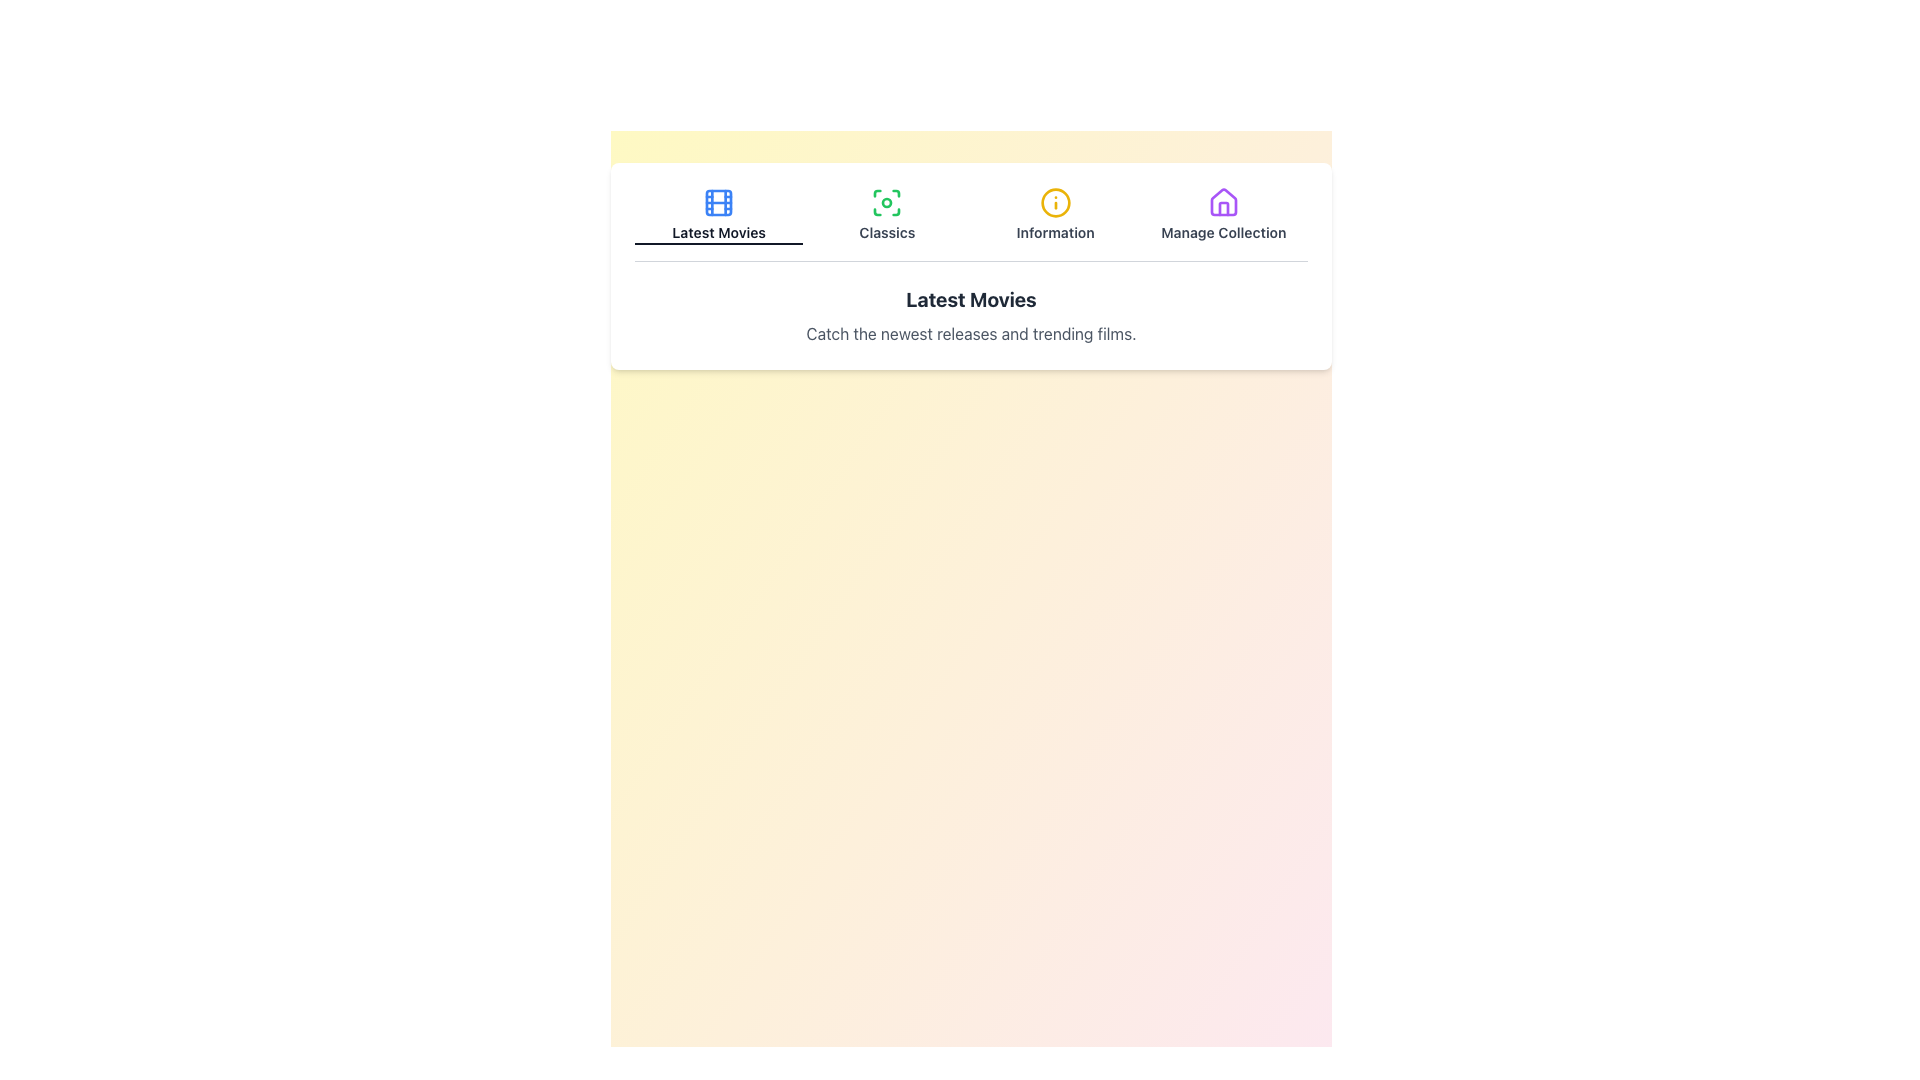  Describe the element at coordinates (1222, 203) in the screenshot. I see `the purple house icon` at that location.